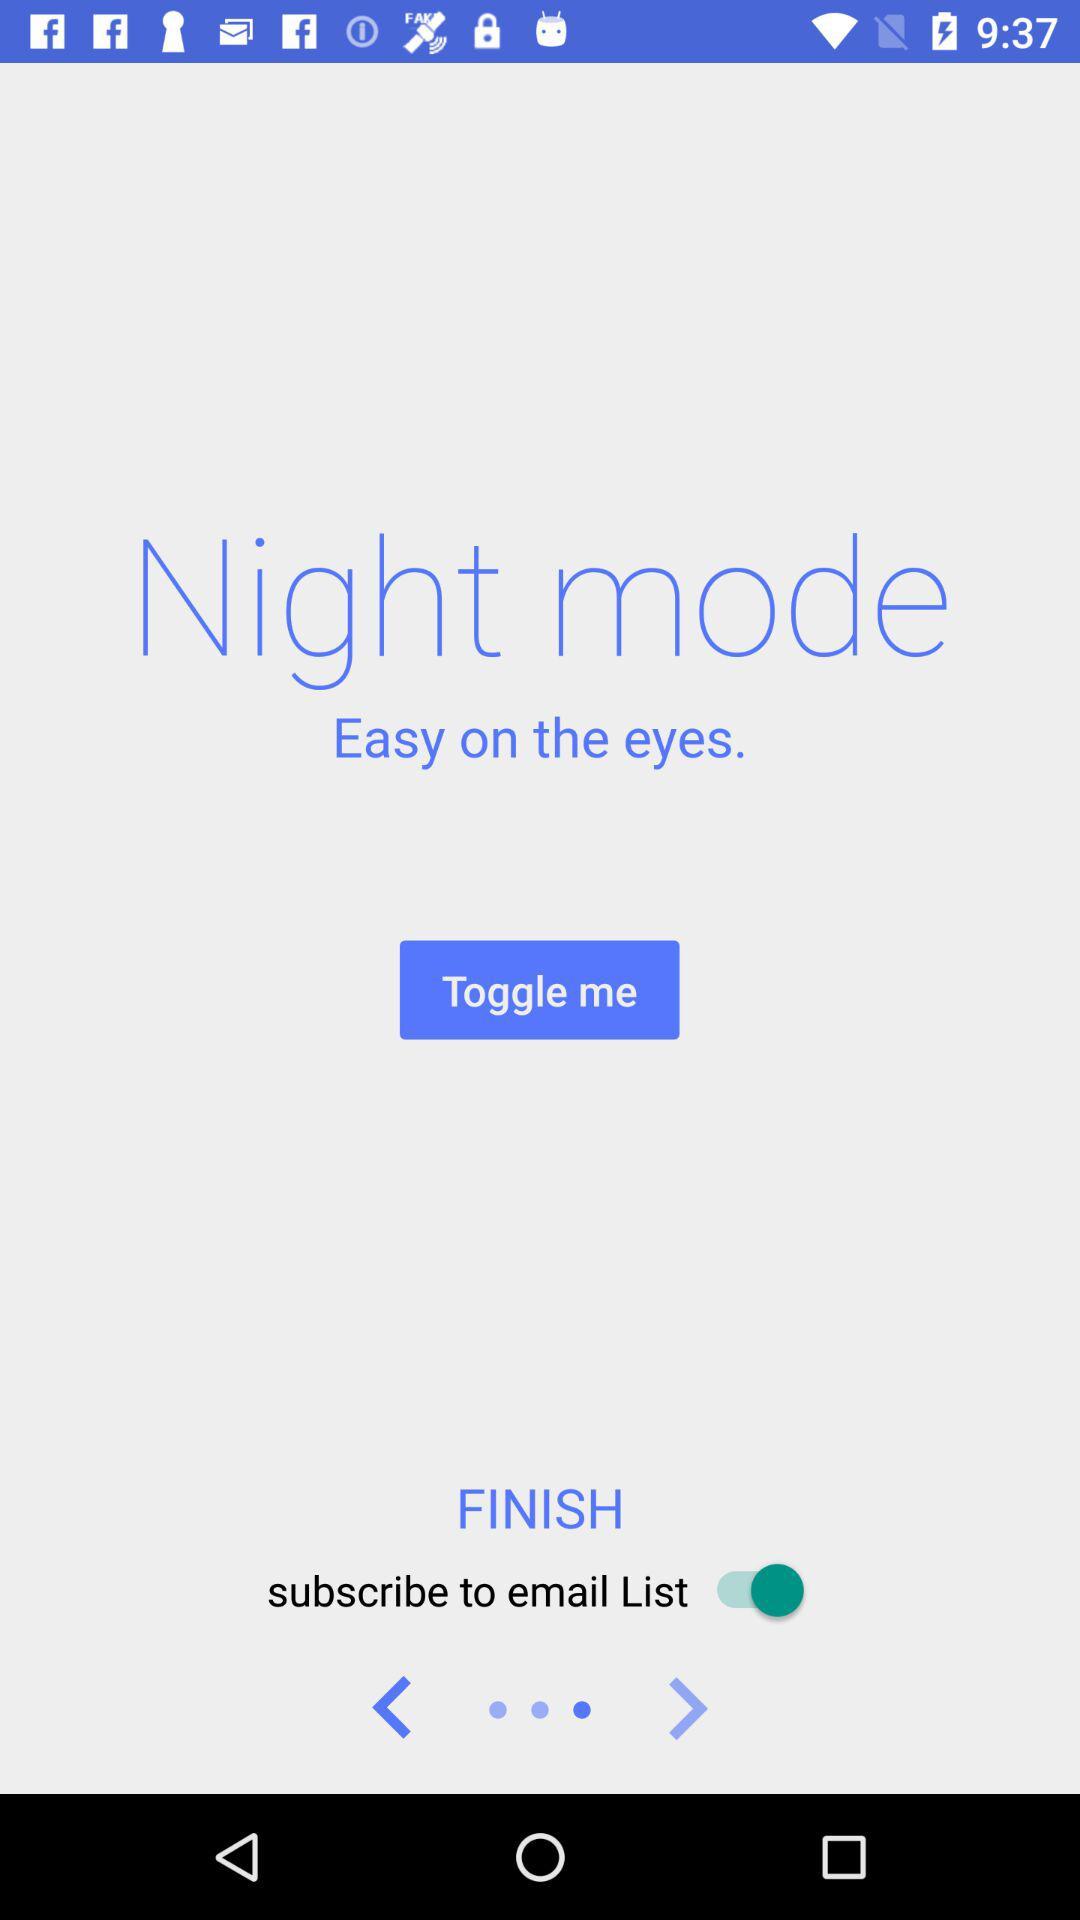  Describe the element at coordinates (540, 1589) in the screenshot. I see `the subscribe to email icon` at that location.